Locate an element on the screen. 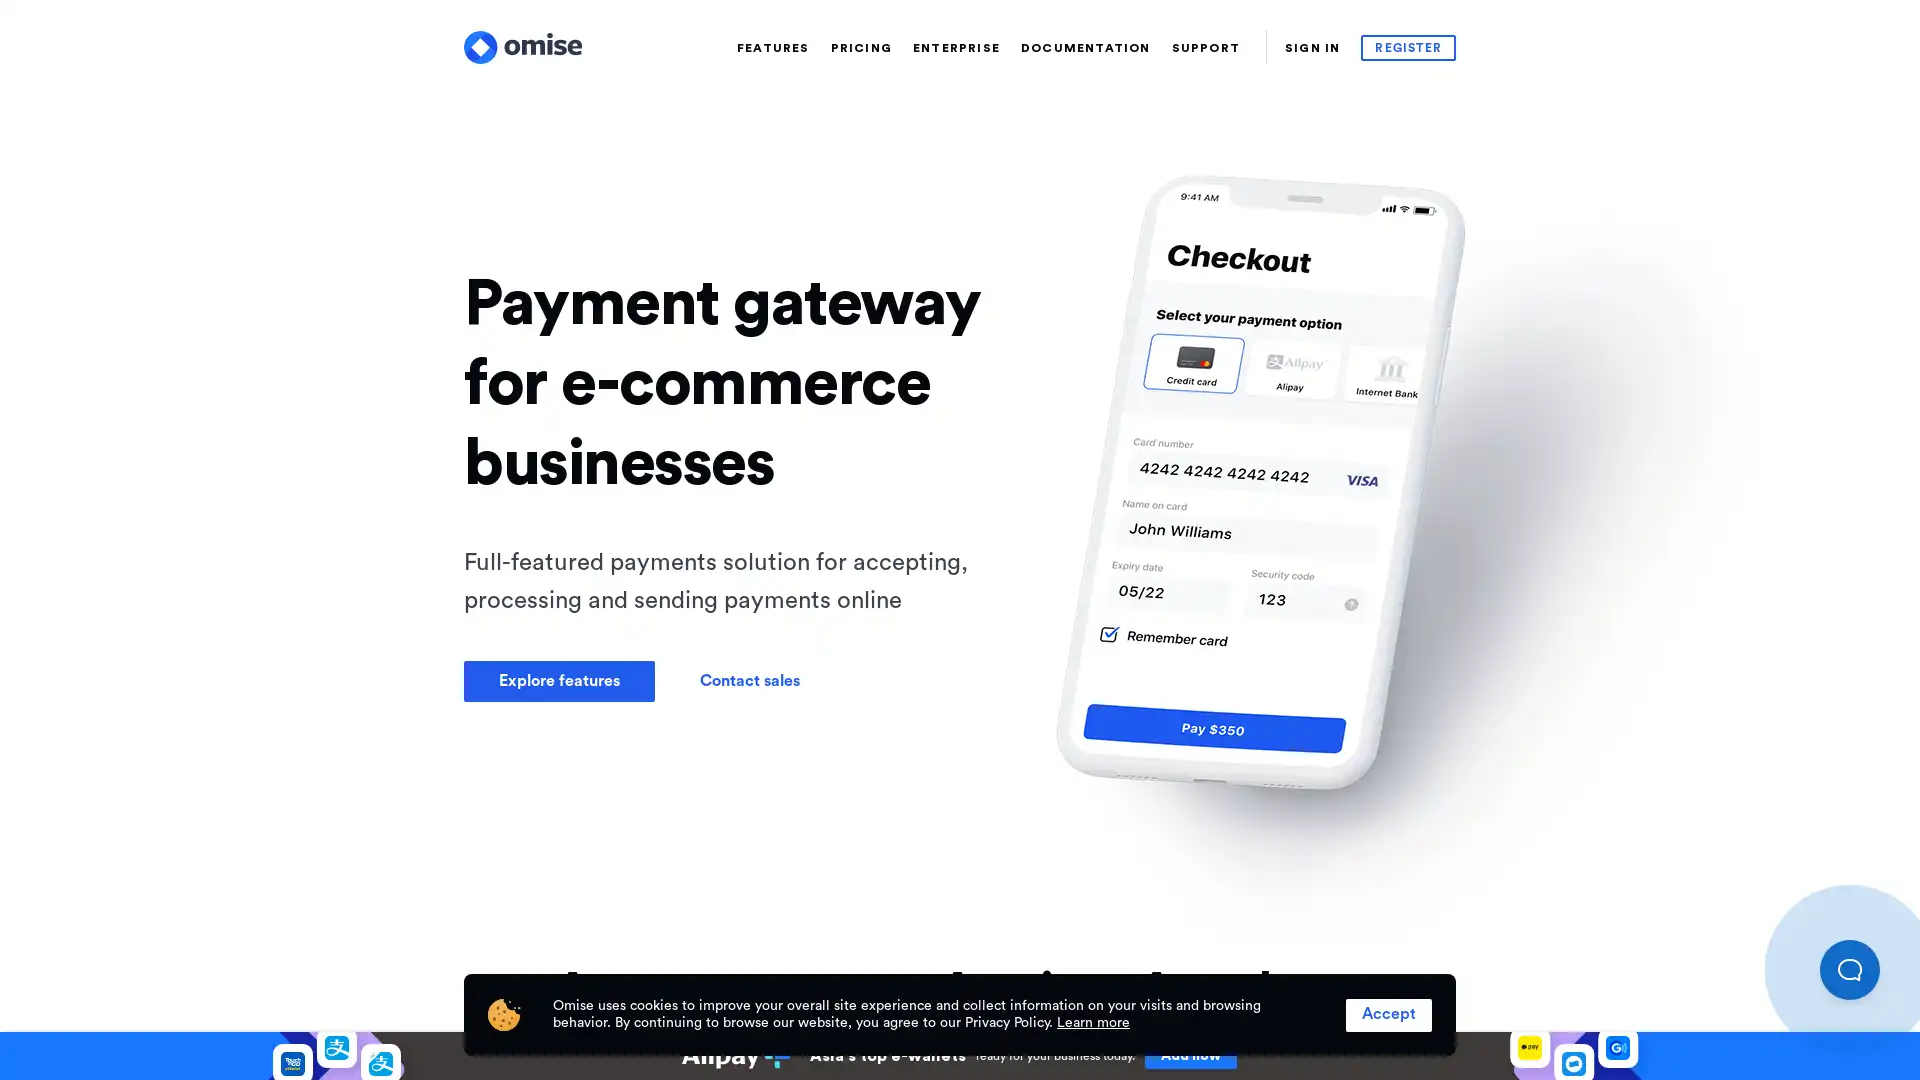 The image size is (1920, 1080). Accept is located at coordinates (1387, 1014).